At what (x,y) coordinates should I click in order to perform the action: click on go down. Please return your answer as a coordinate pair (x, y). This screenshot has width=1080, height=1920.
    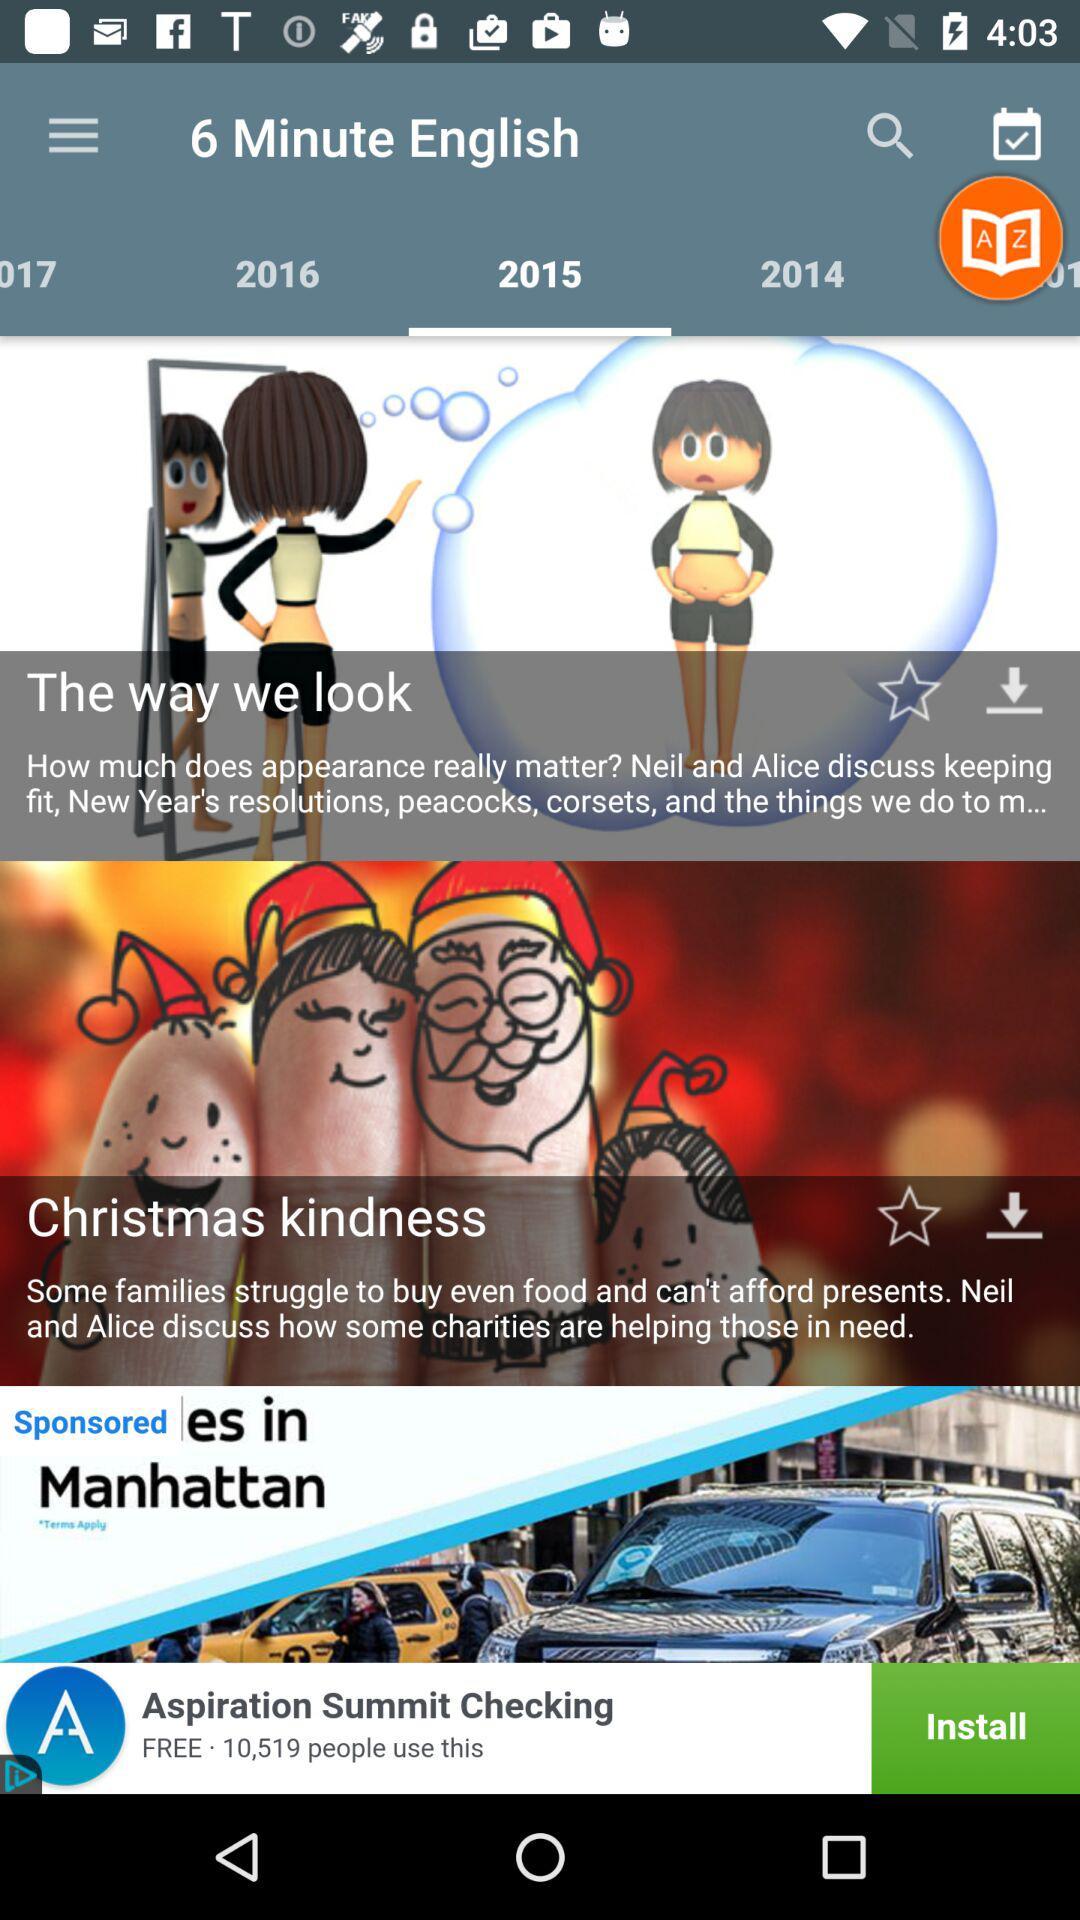
    Looking at the image, I should click on (1014, 690).